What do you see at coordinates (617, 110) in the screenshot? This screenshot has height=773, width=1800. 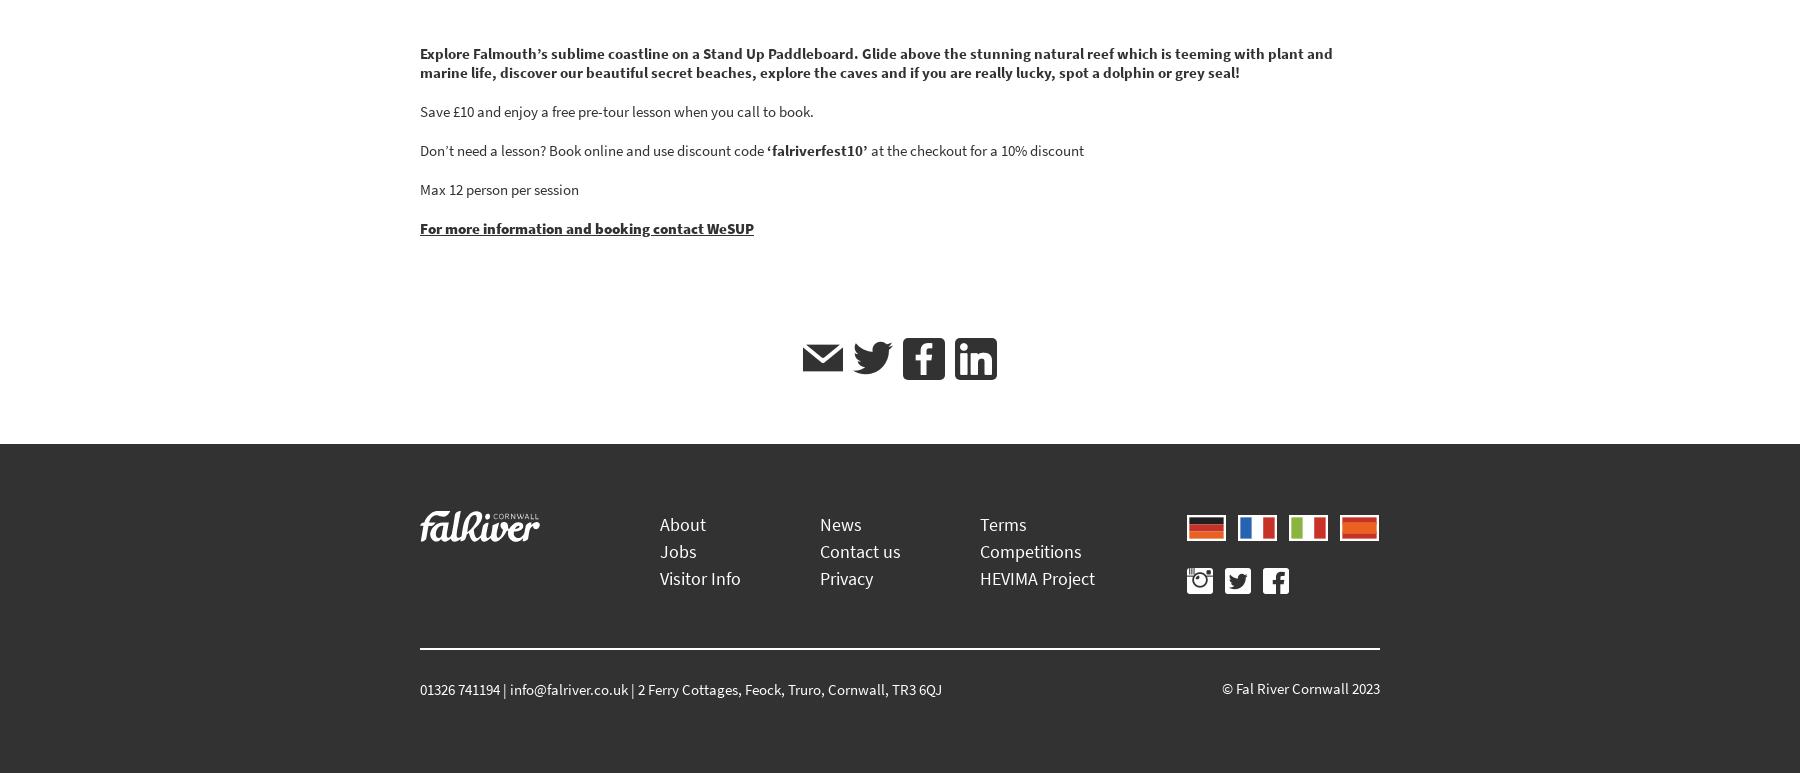 I see `'Save £10 and enjoy a free pre-tour lesson when you call to book.'` at bounding box center [617, 110].